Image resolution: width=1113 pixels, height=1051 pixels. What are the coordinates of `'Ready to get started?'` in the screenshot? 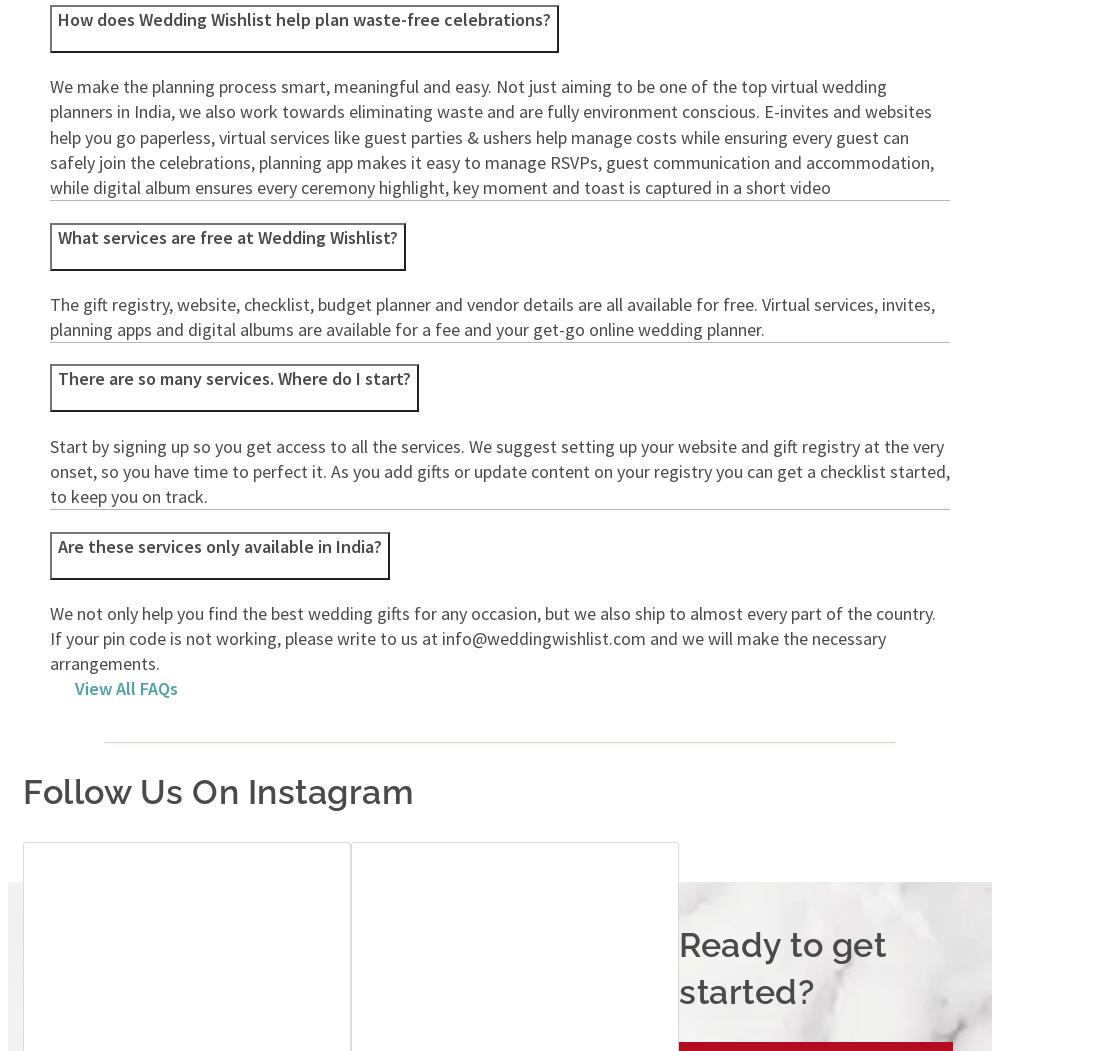 It's located at (781, 966).